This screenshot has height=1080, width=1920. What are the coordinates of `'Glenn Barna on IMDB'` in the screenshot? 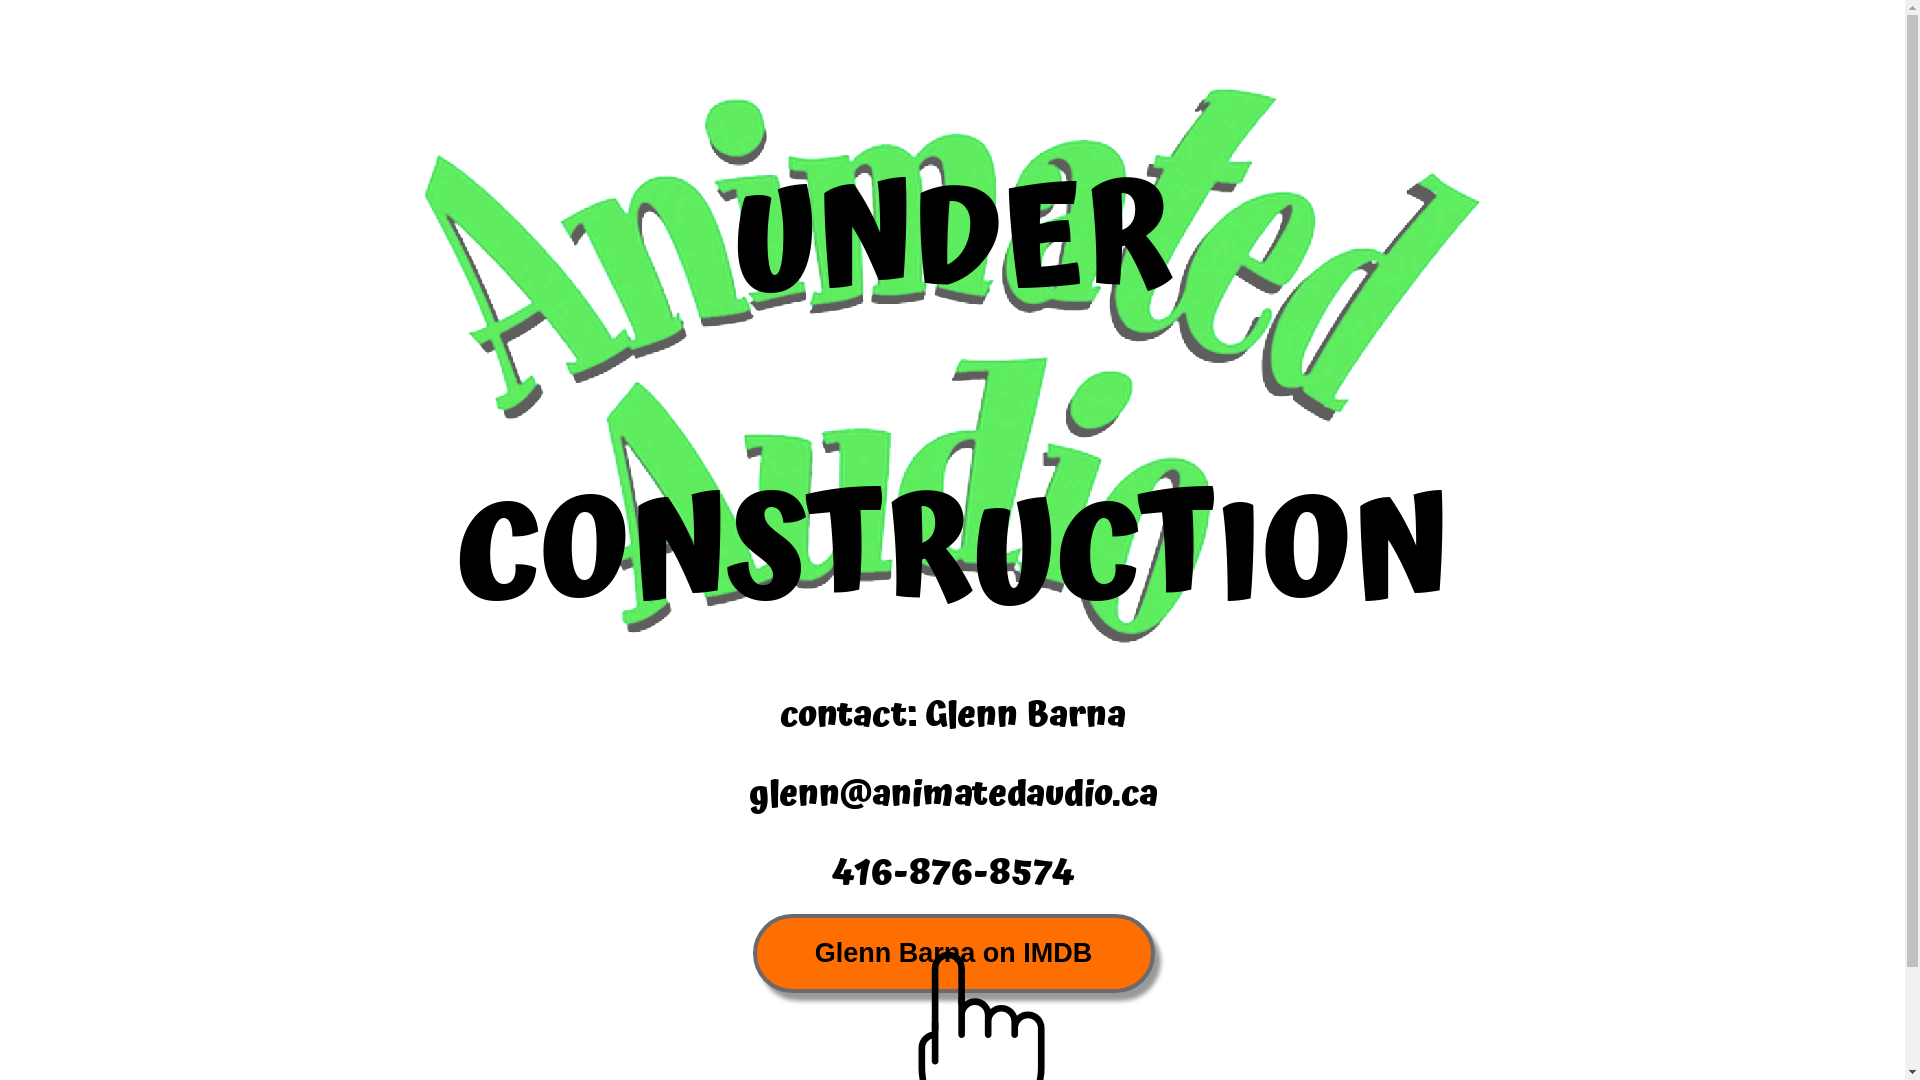 It's located at (952, 952).